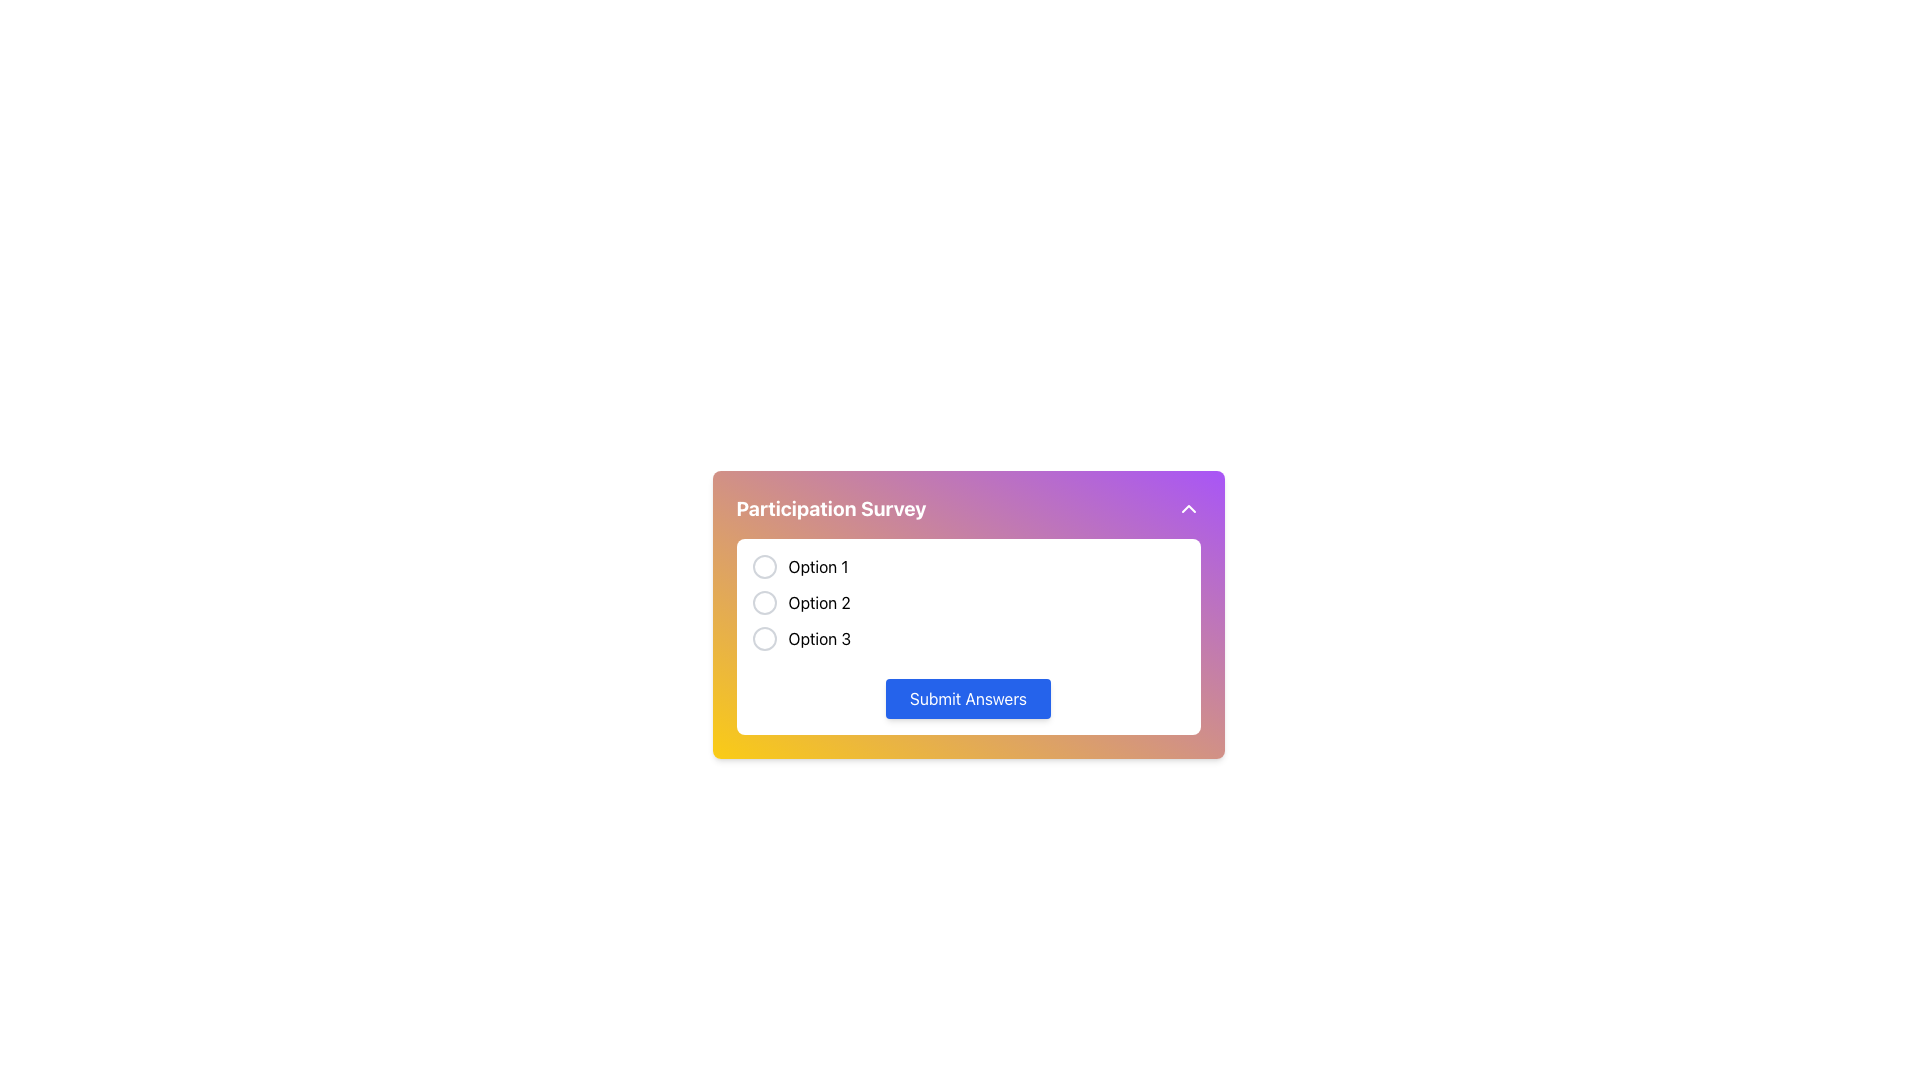  Describe the element at coordinates (763, 567) in the screenshot. I see `the radio button associated with 'Option 1' in the Participation Survey` at that location.